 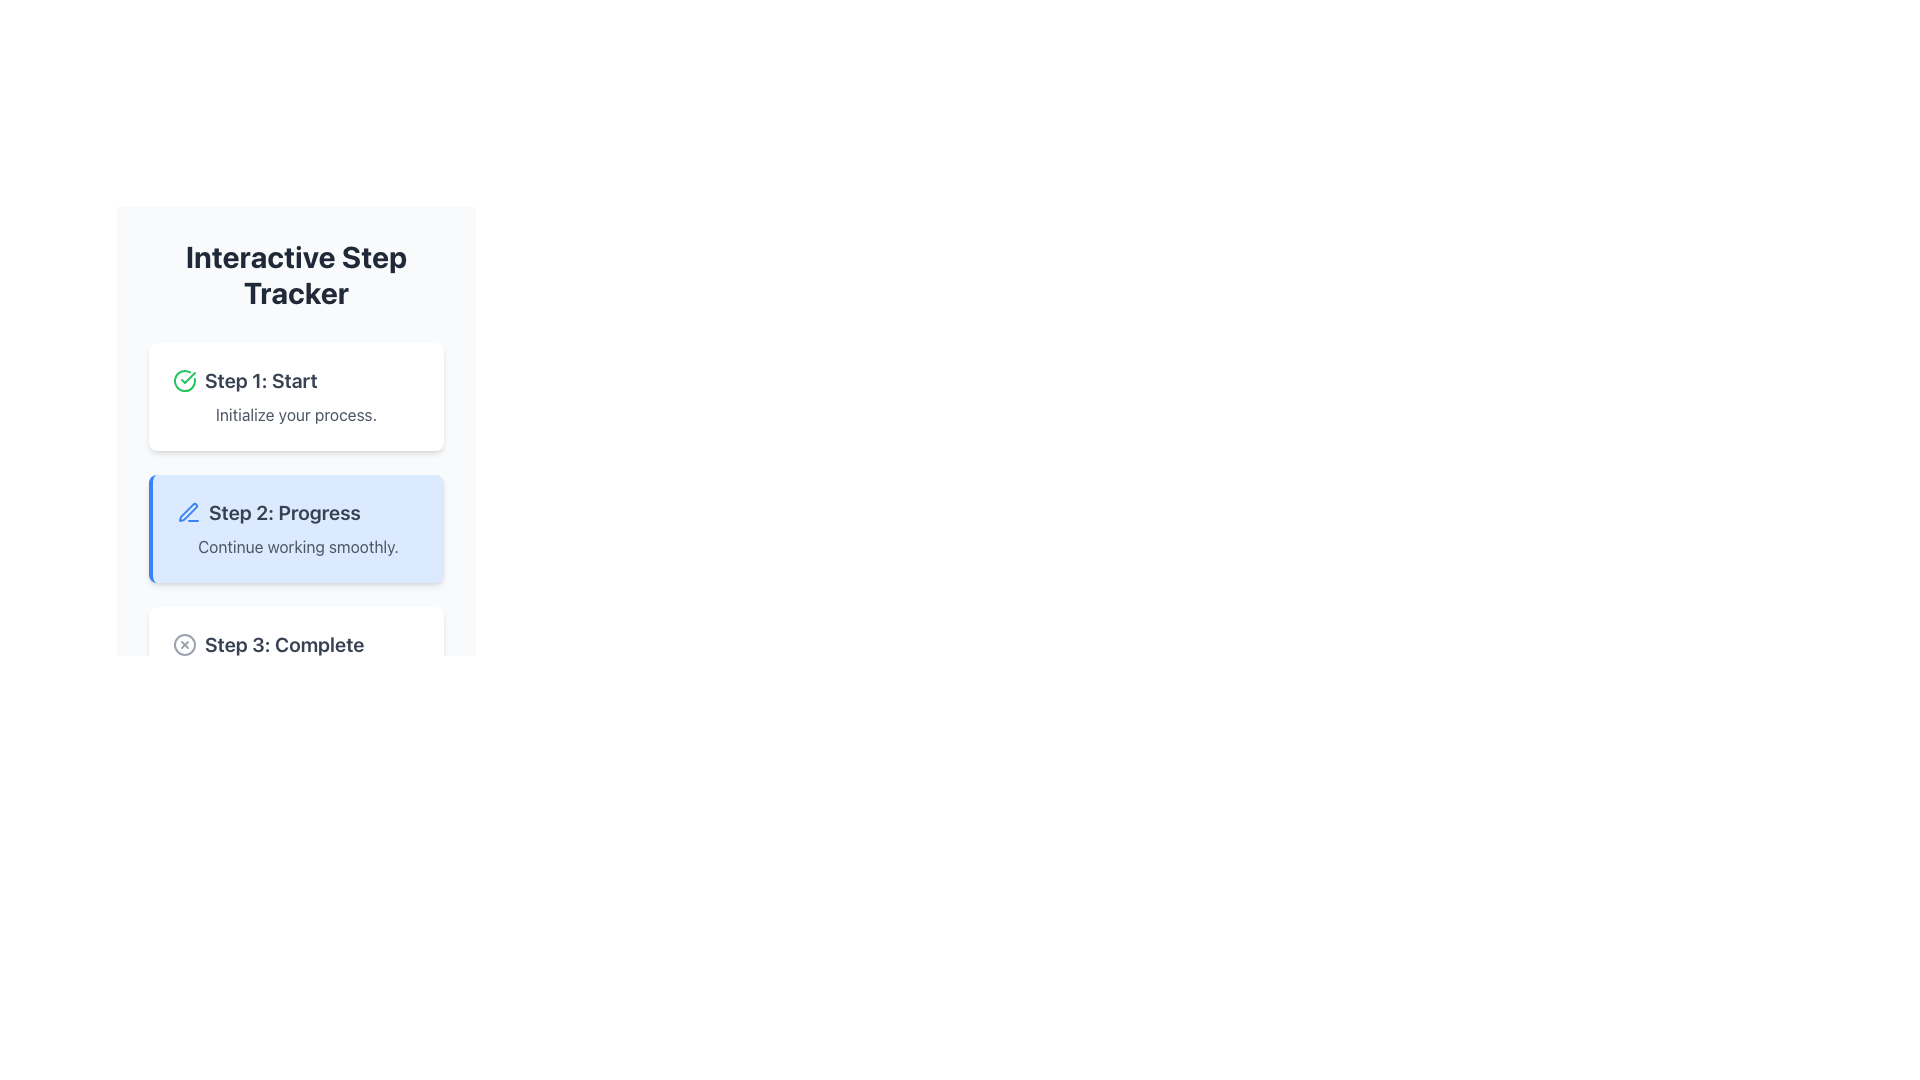 I want to click on the Text Label with Icon displaying 'Step 2: Progress', so click(x=297, y=512).